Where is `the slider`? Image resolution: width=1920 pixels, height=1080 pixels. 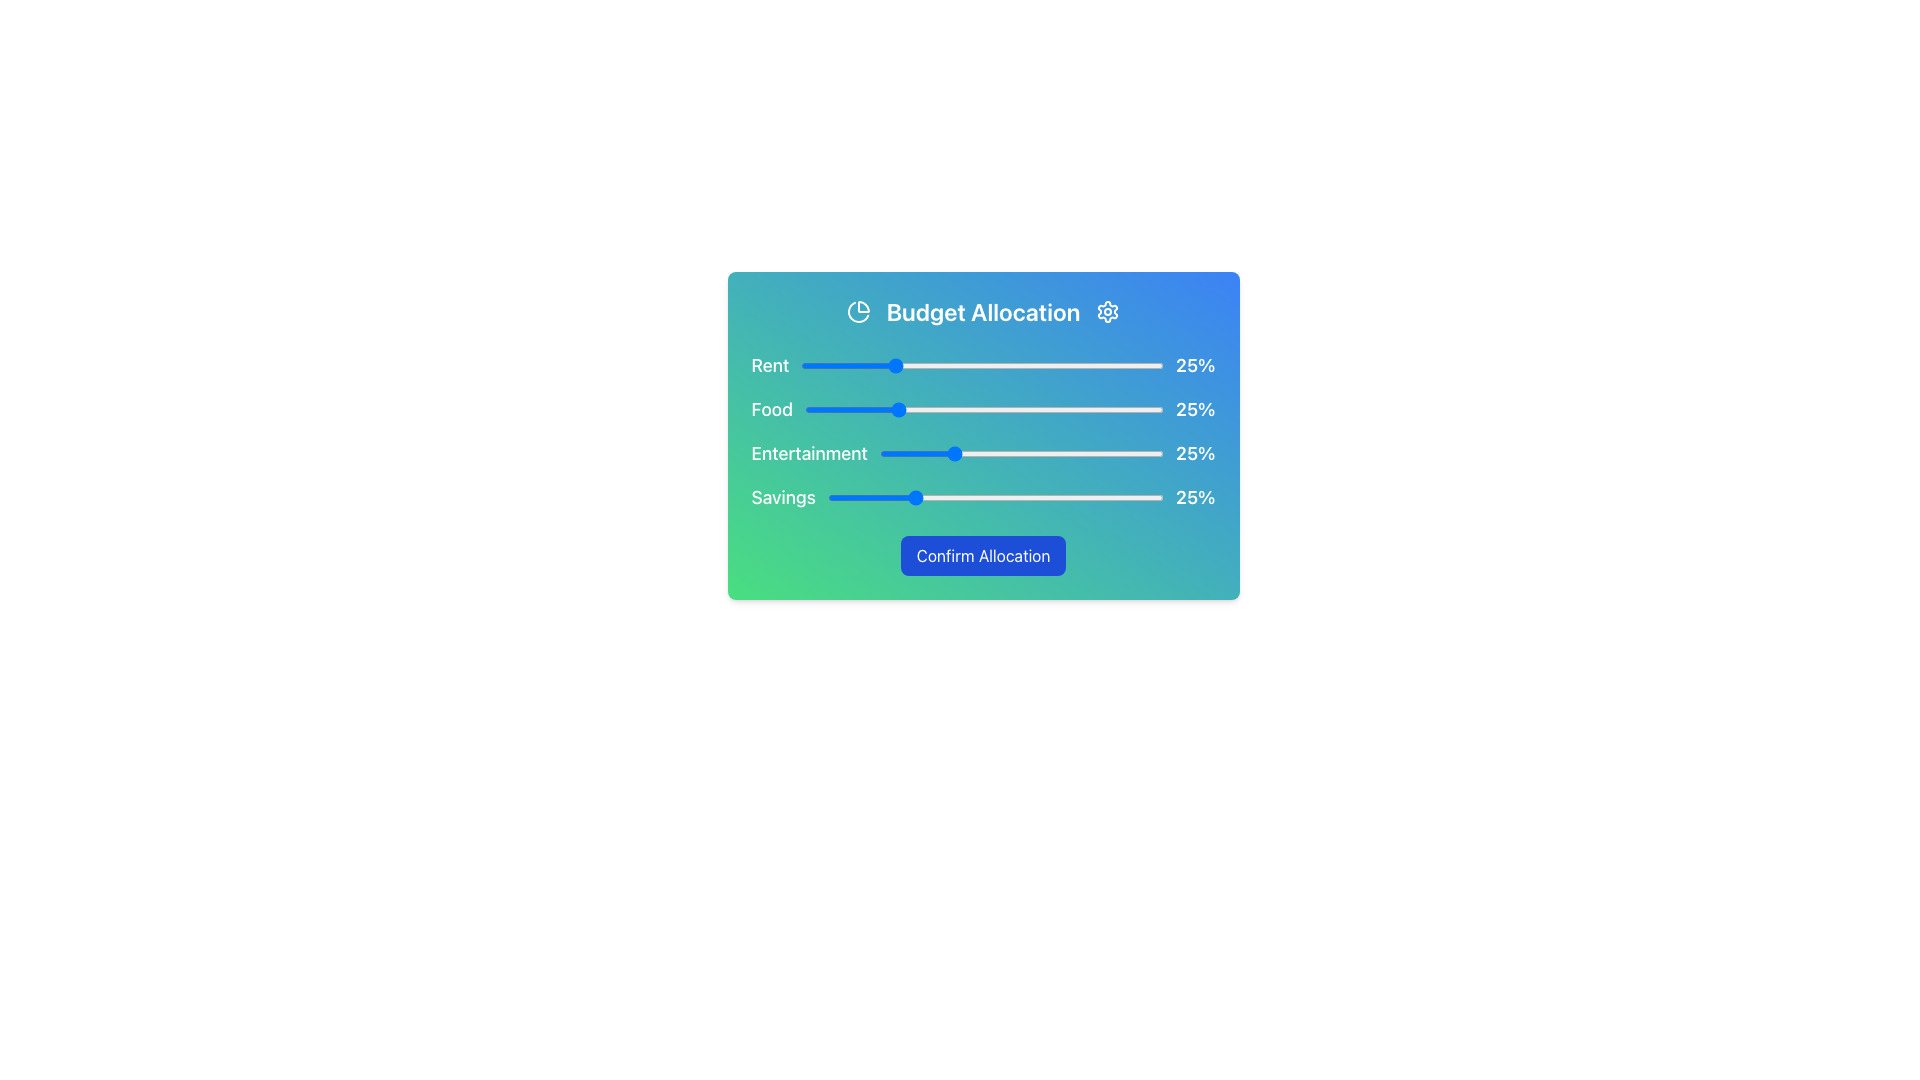 the slider is located at coordinates (940, 408).